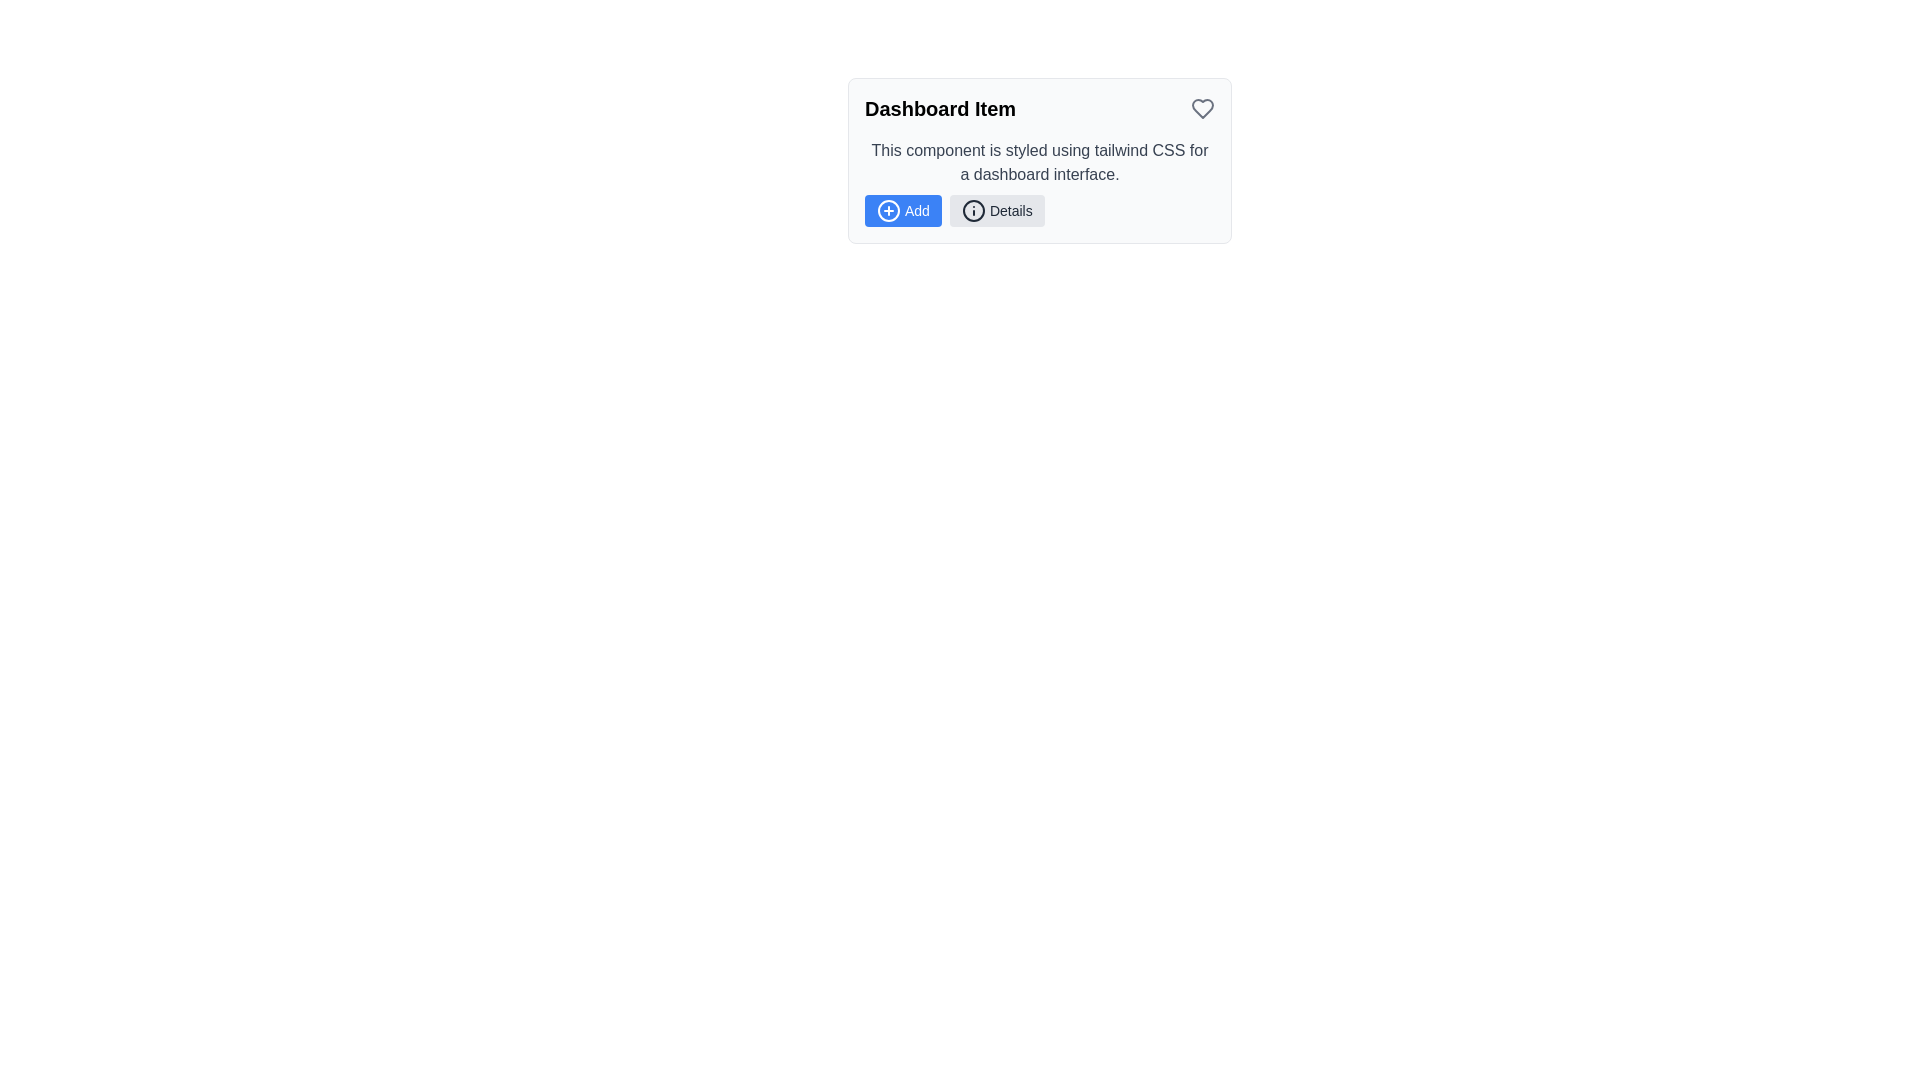  I want to click on the circular blue icon with a plus sign located within the 'Add' button, positioned to the left of the button's text, so click(887, 211).